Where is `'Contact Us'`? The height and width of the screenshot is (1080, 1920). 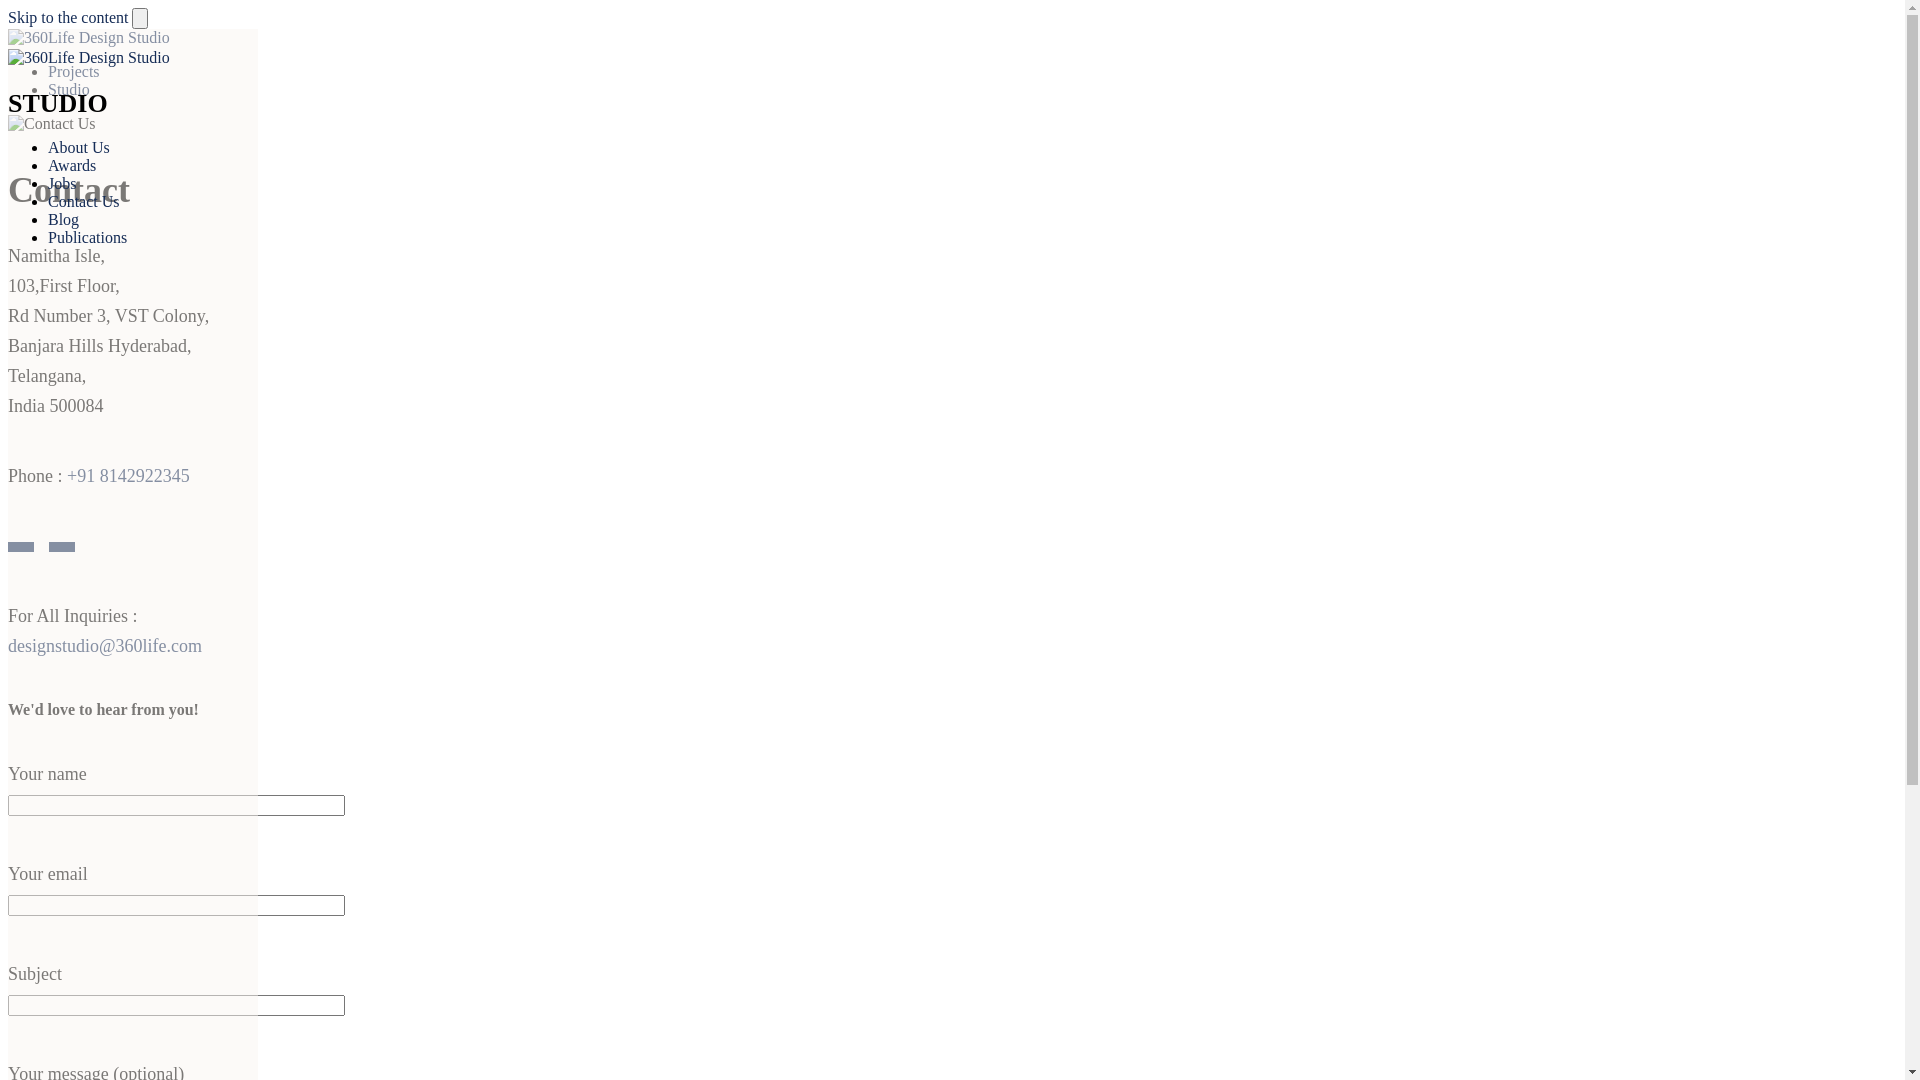 'Contact Us' is located at coordinates (82, 201).